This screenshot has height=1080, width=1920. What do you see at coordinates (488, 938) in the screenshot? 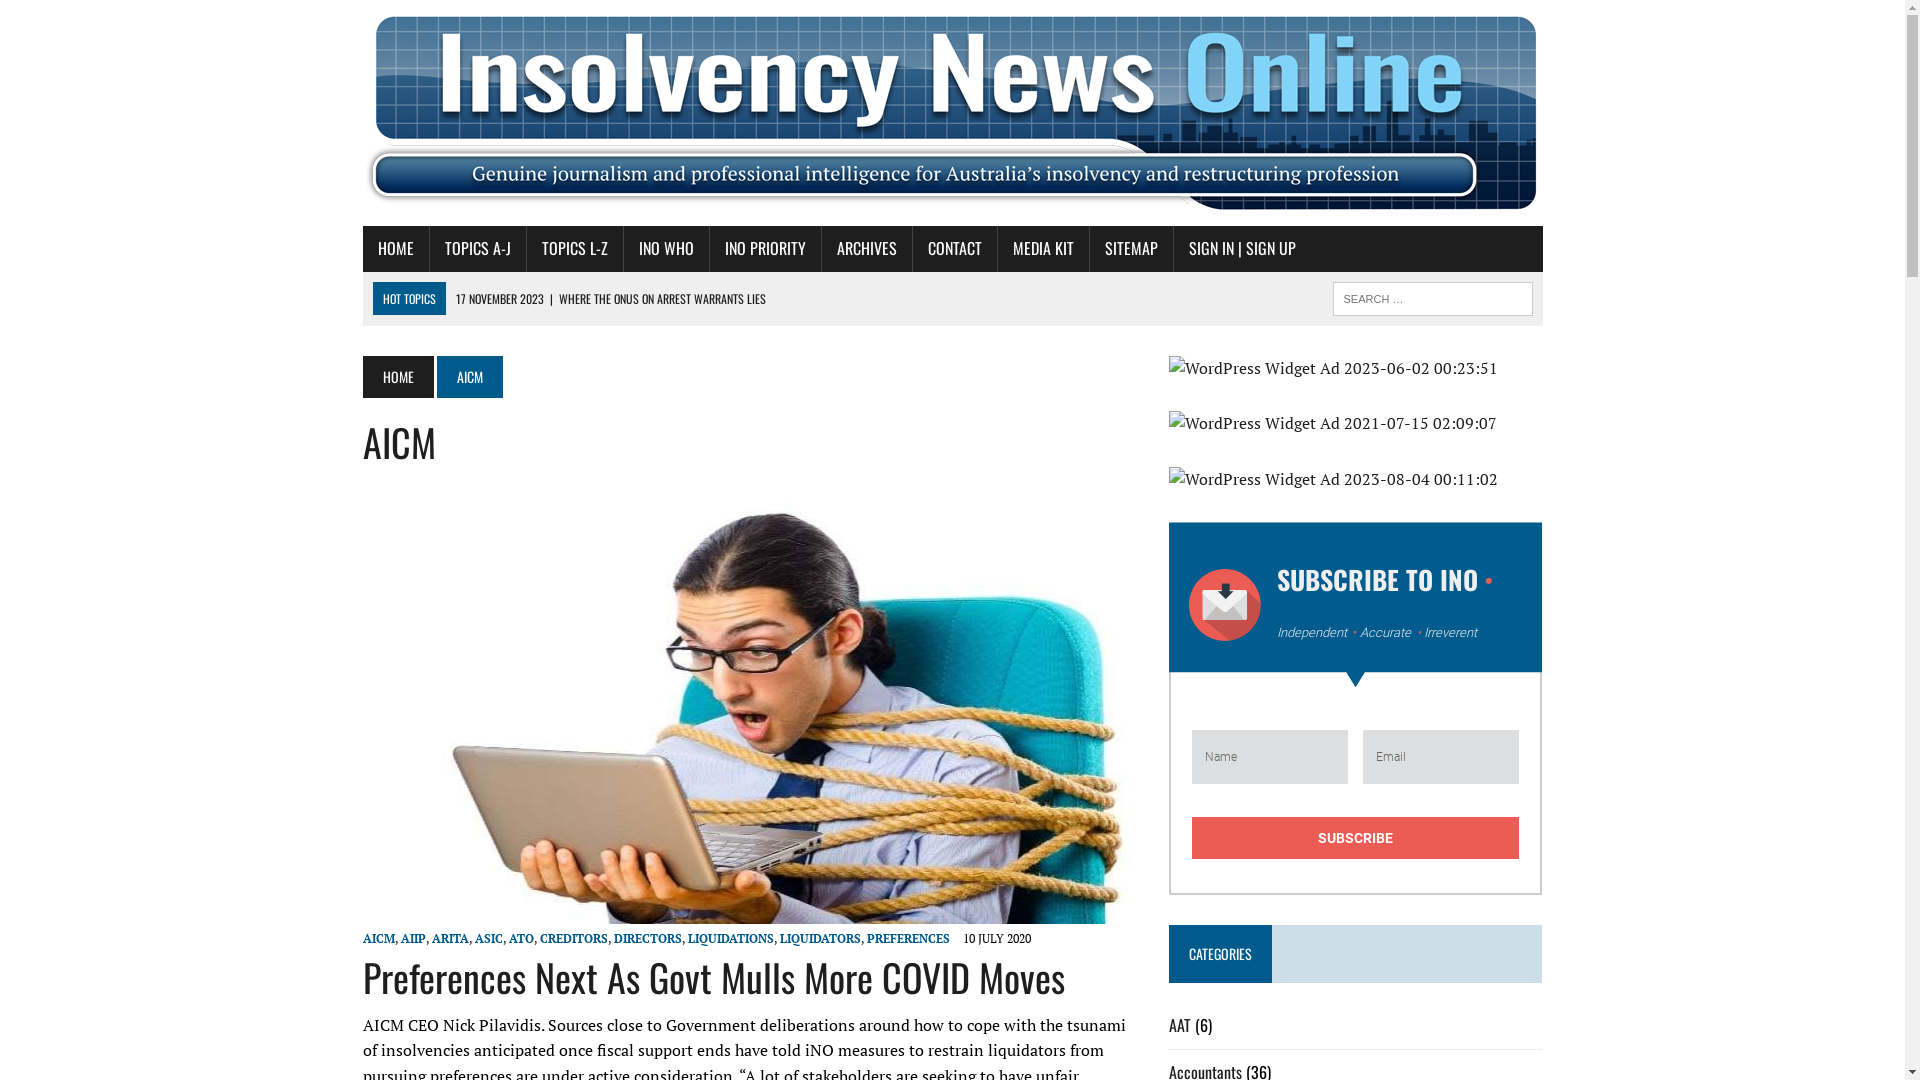
I see `'ASIC'` at bounding box center [488, 938].